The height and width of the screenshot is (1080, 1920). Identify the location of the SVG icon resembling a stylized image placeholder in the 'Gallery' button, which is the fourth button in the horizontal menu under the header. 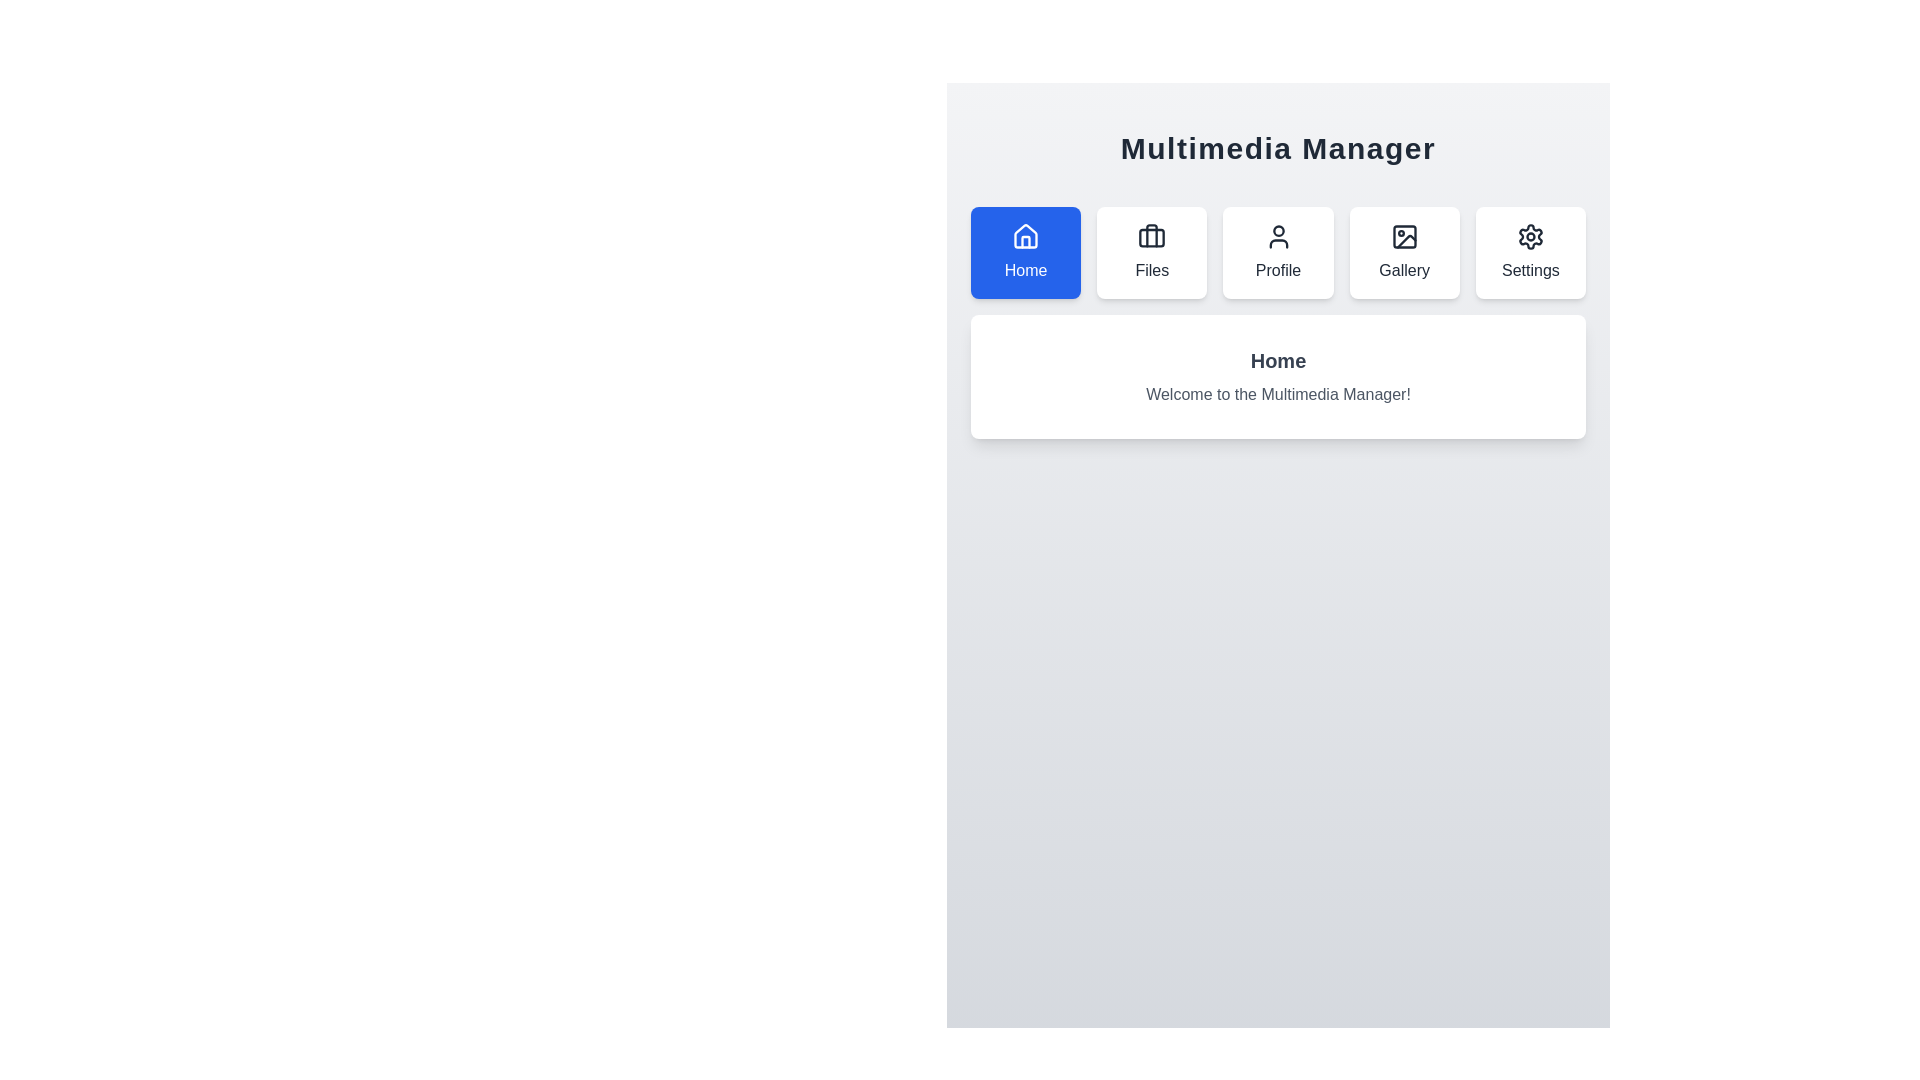
(1403, 235).